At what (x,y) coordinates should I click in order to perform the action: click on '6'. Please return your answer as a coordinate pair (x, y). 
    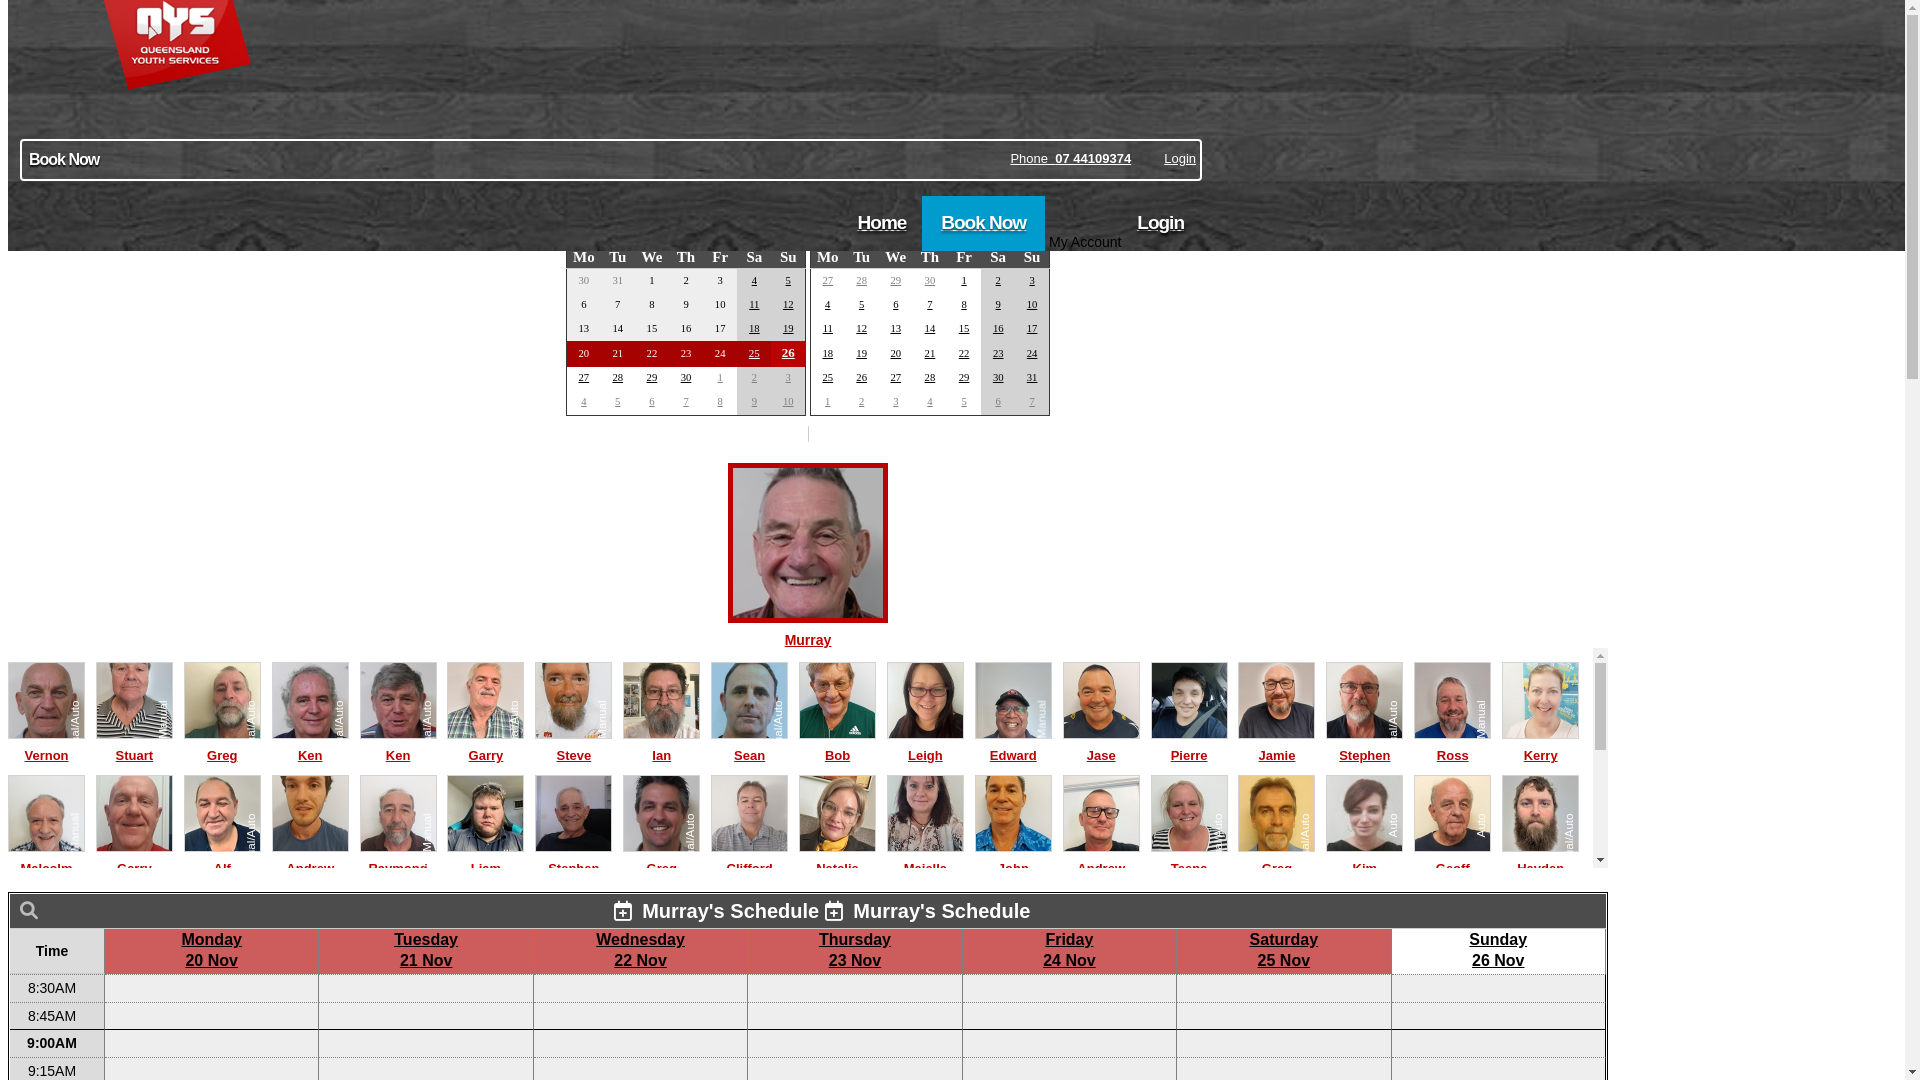
    Looking at the image, I should click on (651, 401).